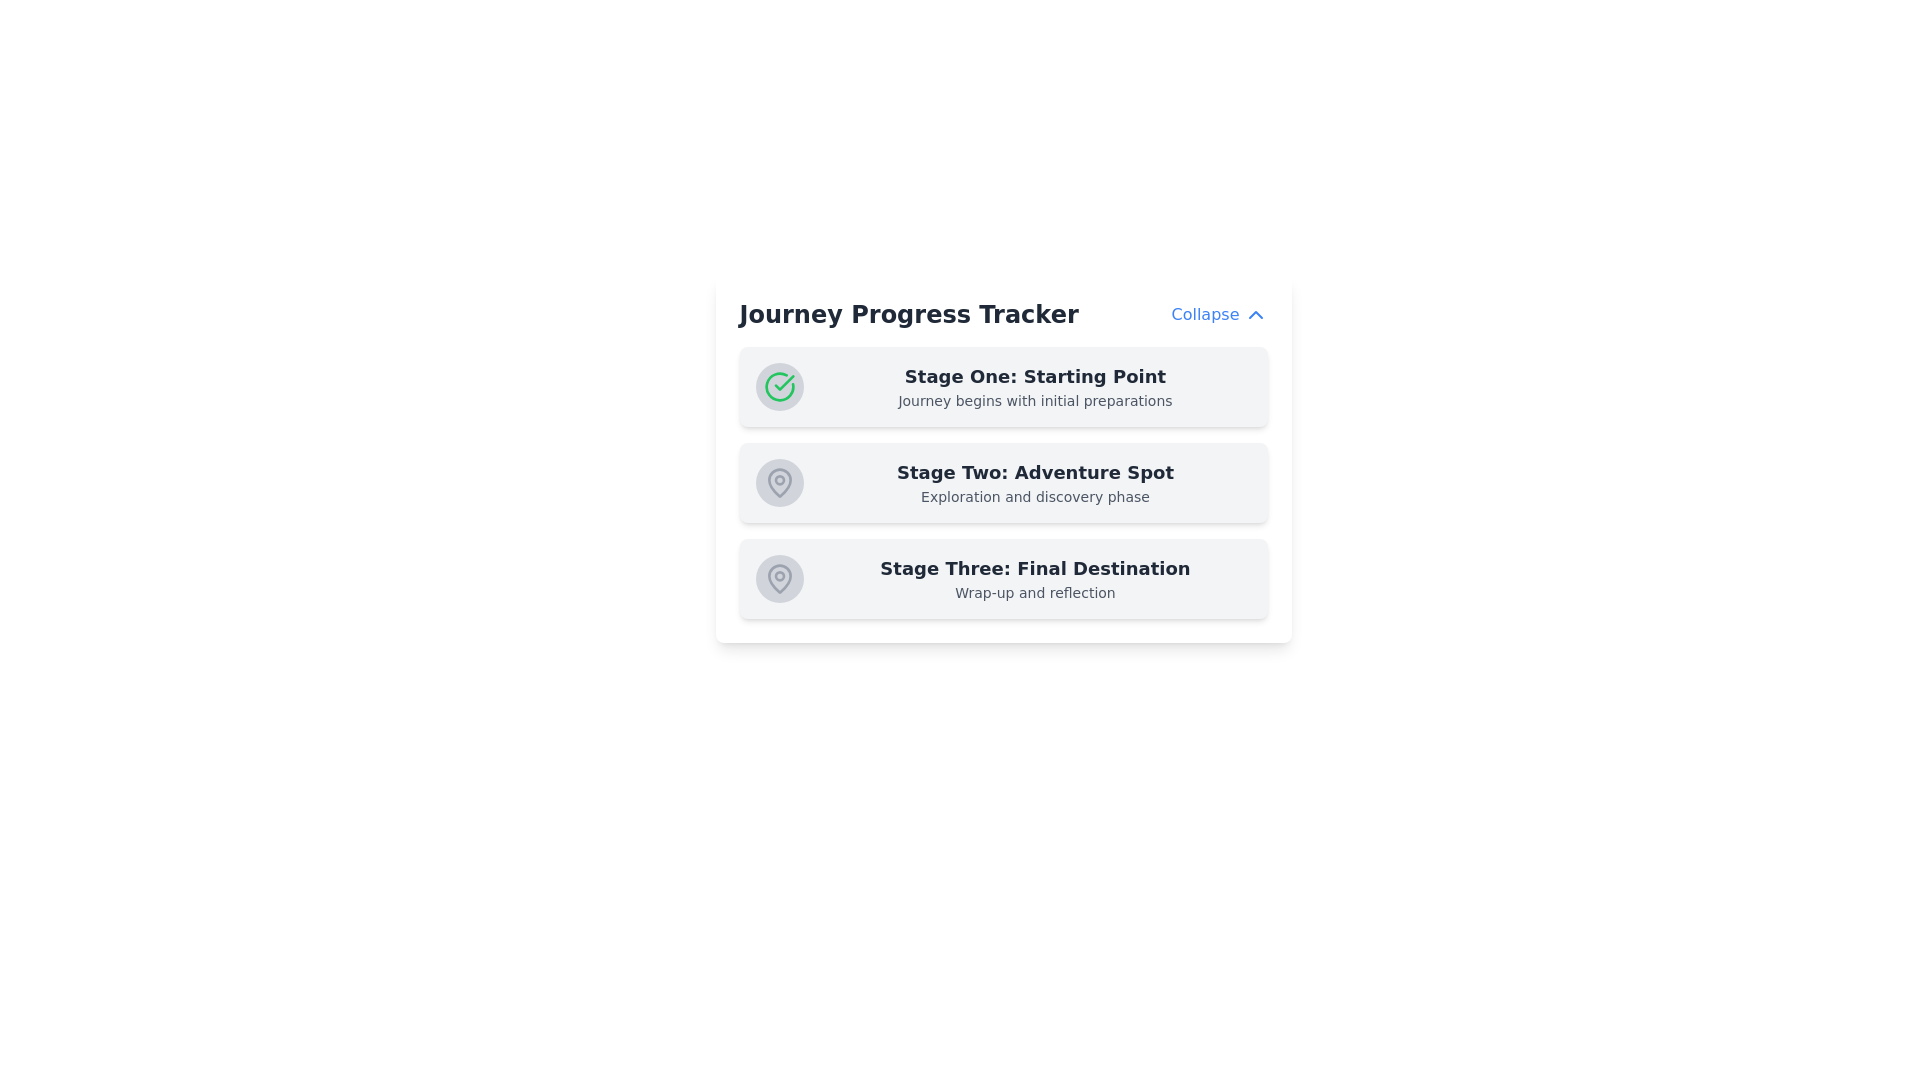 The image size is (1920, 1080). I want to click on text content of the second informational card in the 'Journey Progress Tracker' section, which provides details about the second stage of a journey, so click(1003, 482).